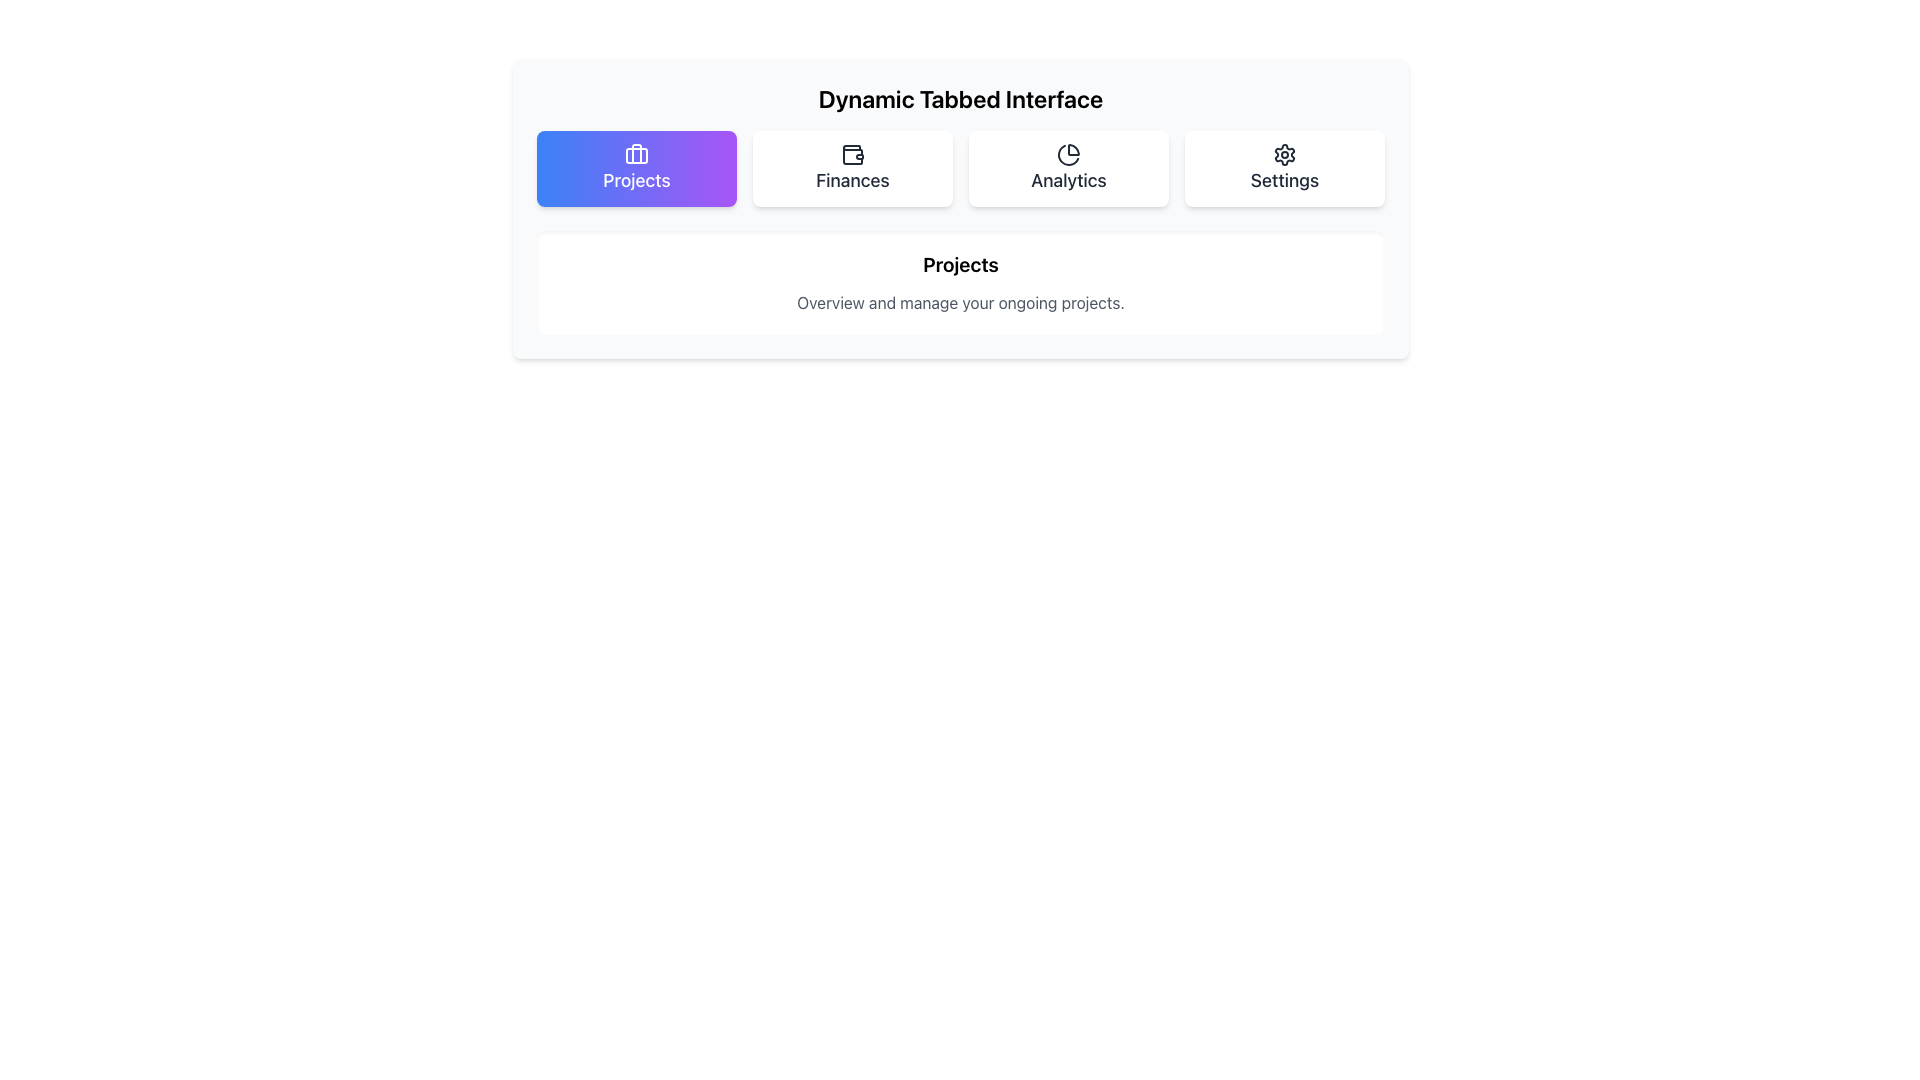 The image size is (1920, 1080). I want to click on the cog-shaped settings icon located in the 'Settings' tab at the rightmost part of the horizontal row of tabs, so click(1285, 153).